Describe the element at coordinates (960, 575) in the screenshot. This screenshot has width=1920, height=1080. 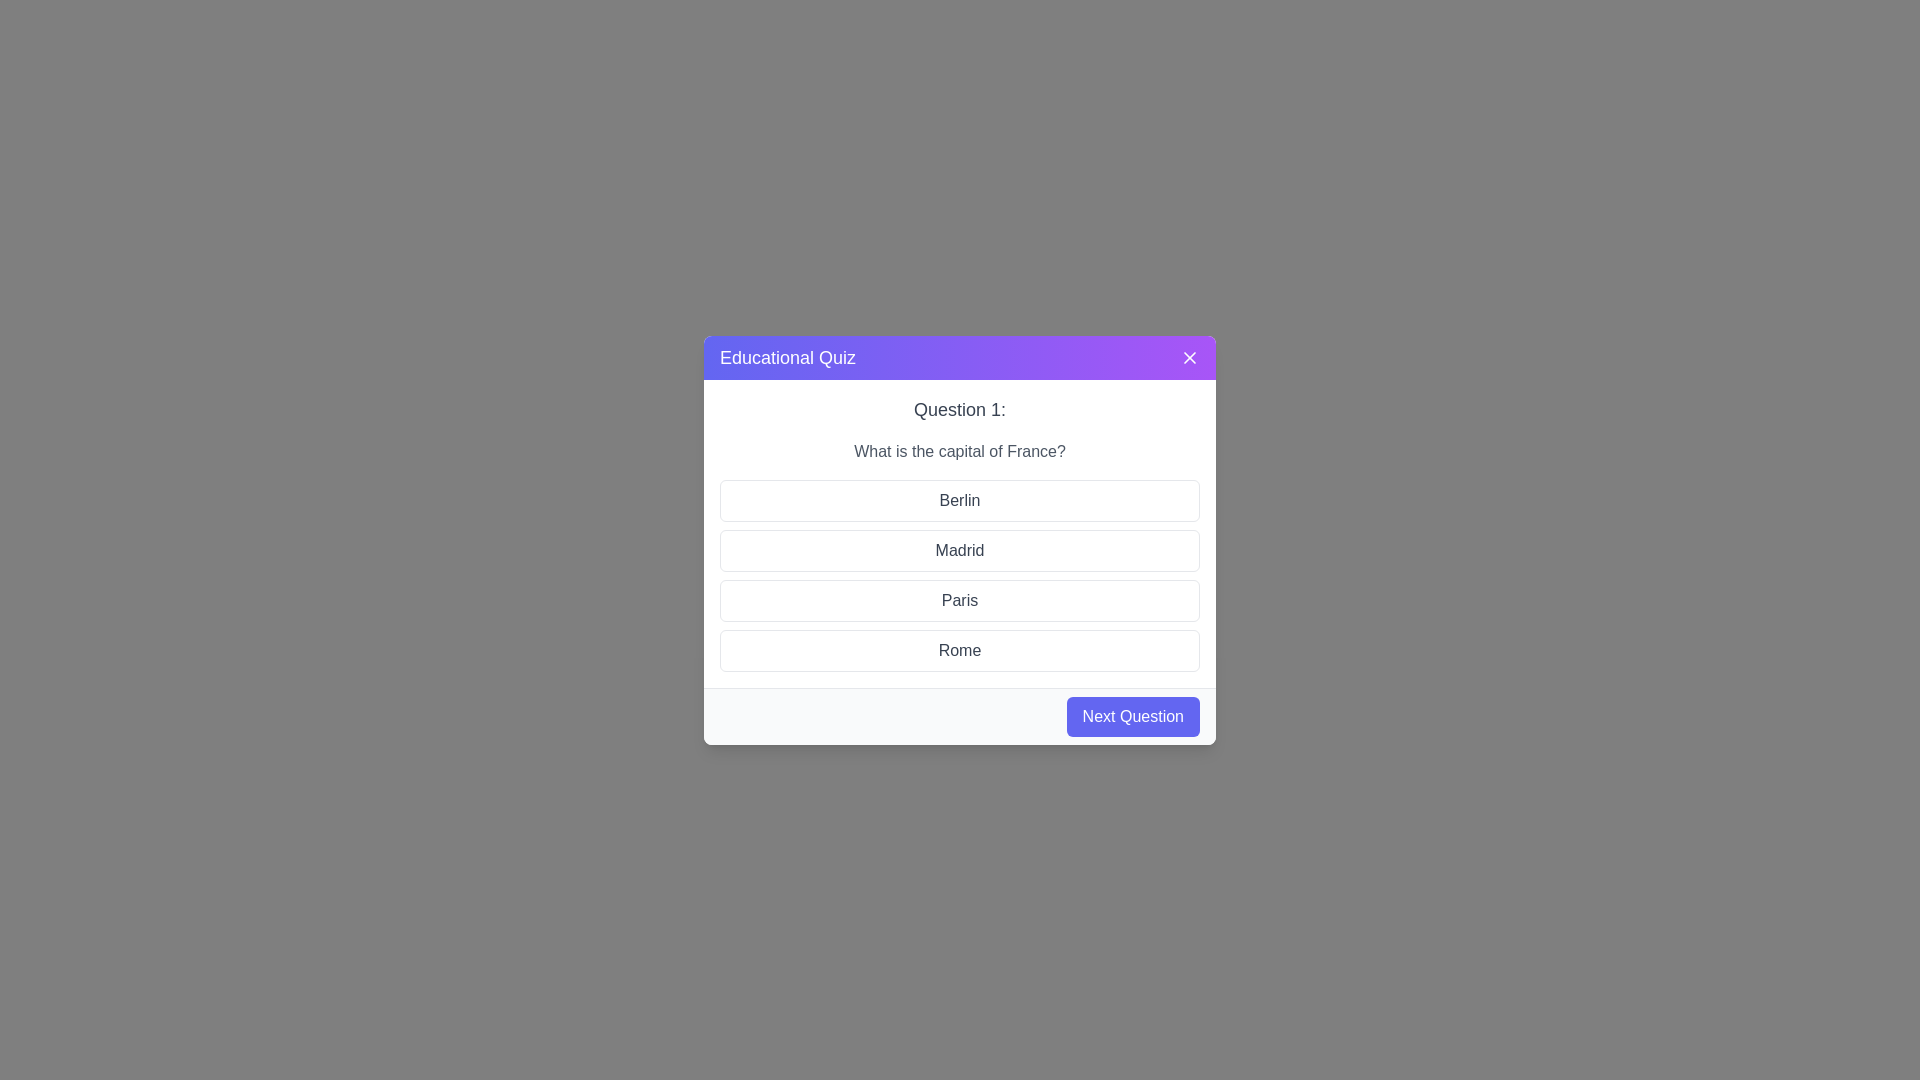
I see `the option` at that location.